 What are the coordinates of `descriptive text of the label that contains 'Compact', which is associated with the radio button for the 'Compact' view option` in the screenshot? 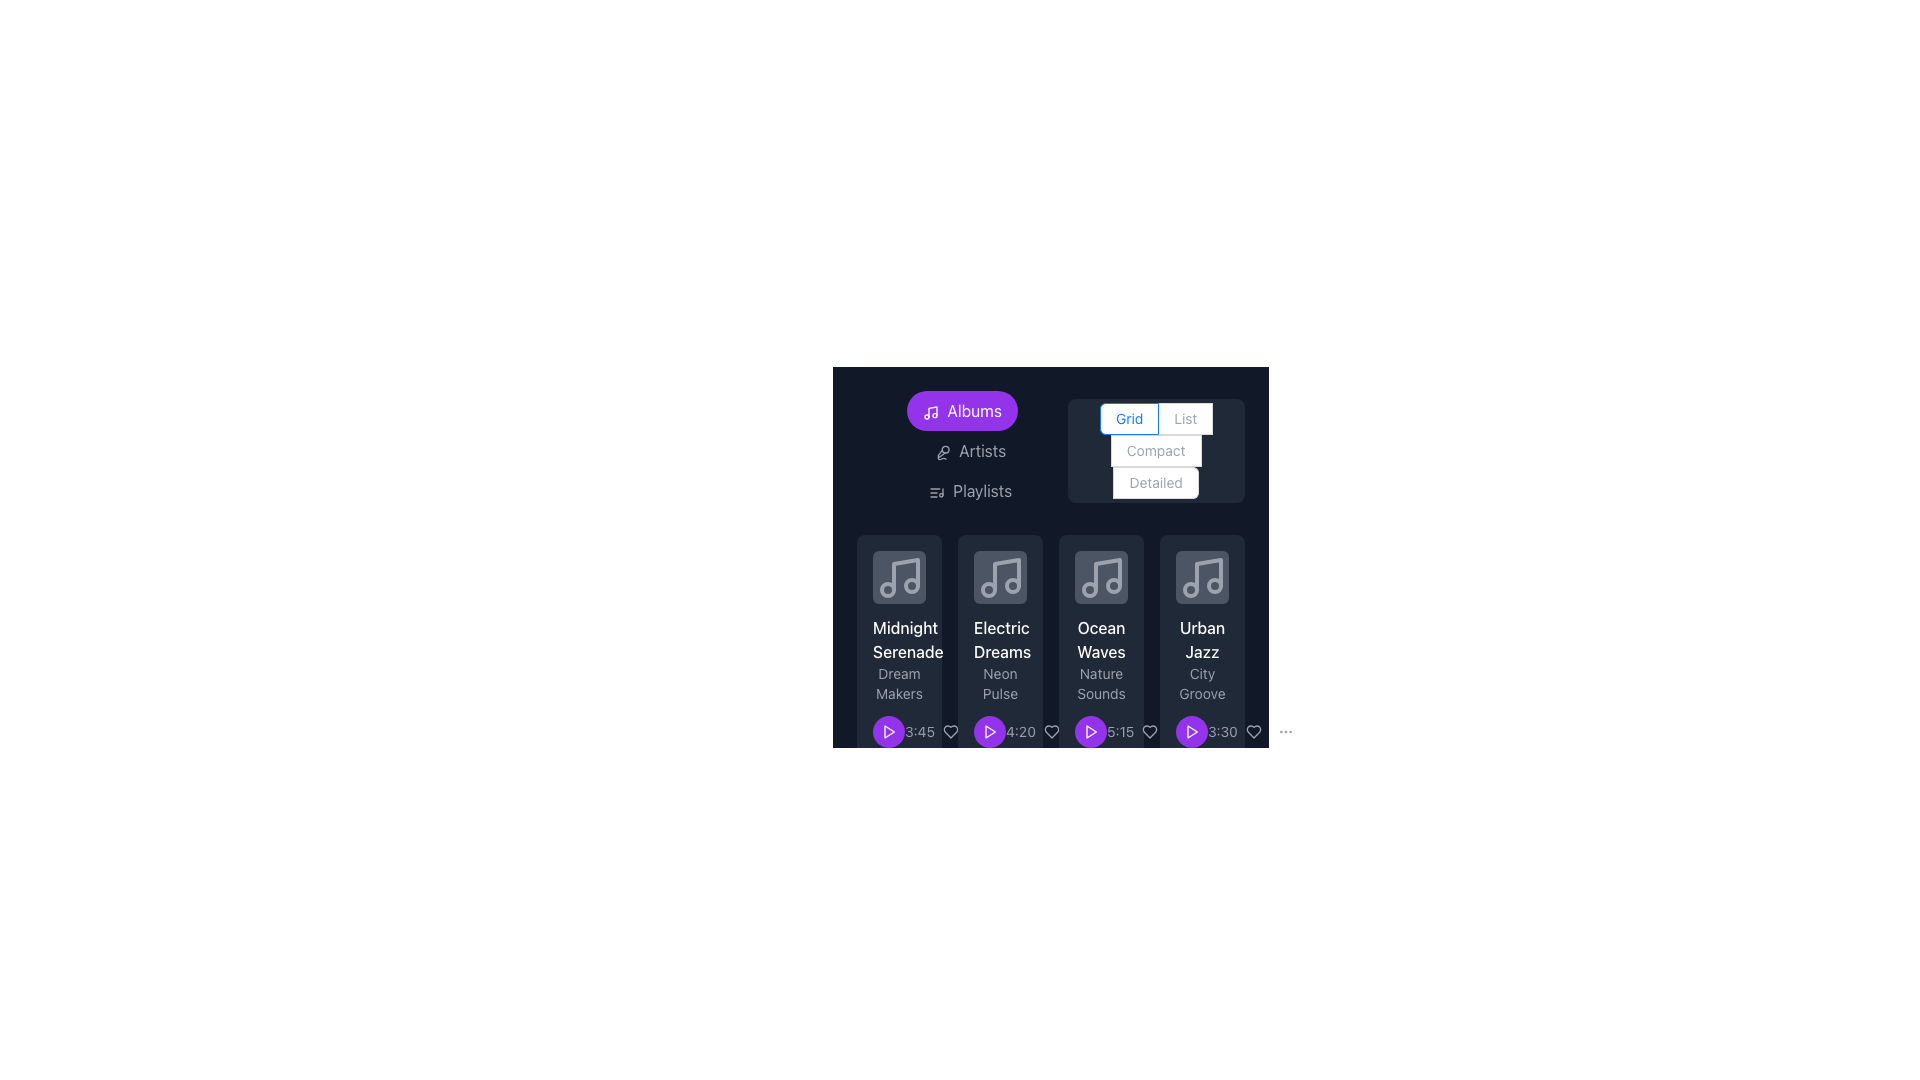 It's located at (1156, 450).